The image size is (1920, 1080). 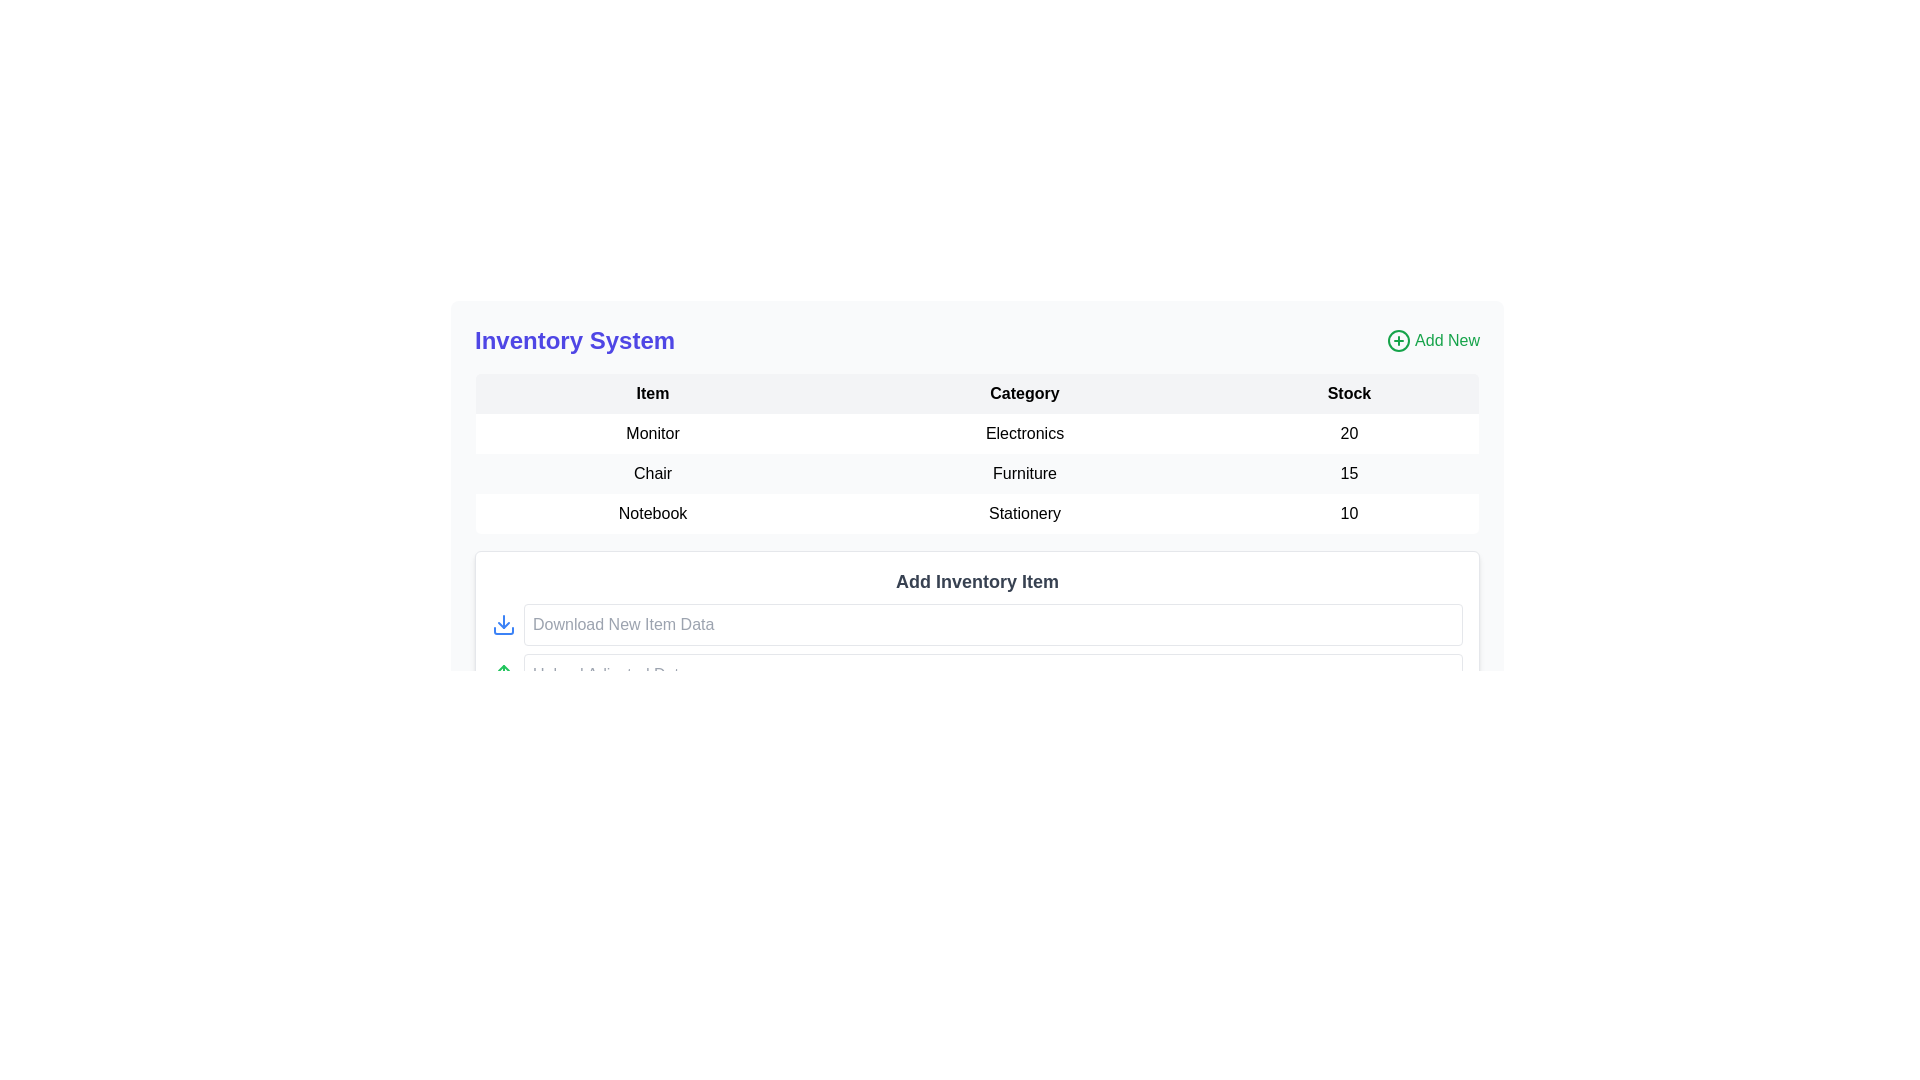 I want to click on the static text label displaying the category 'Monitor' in the inventory system, located in the second column of the corresponding table row, so click(x=1025, y=433).